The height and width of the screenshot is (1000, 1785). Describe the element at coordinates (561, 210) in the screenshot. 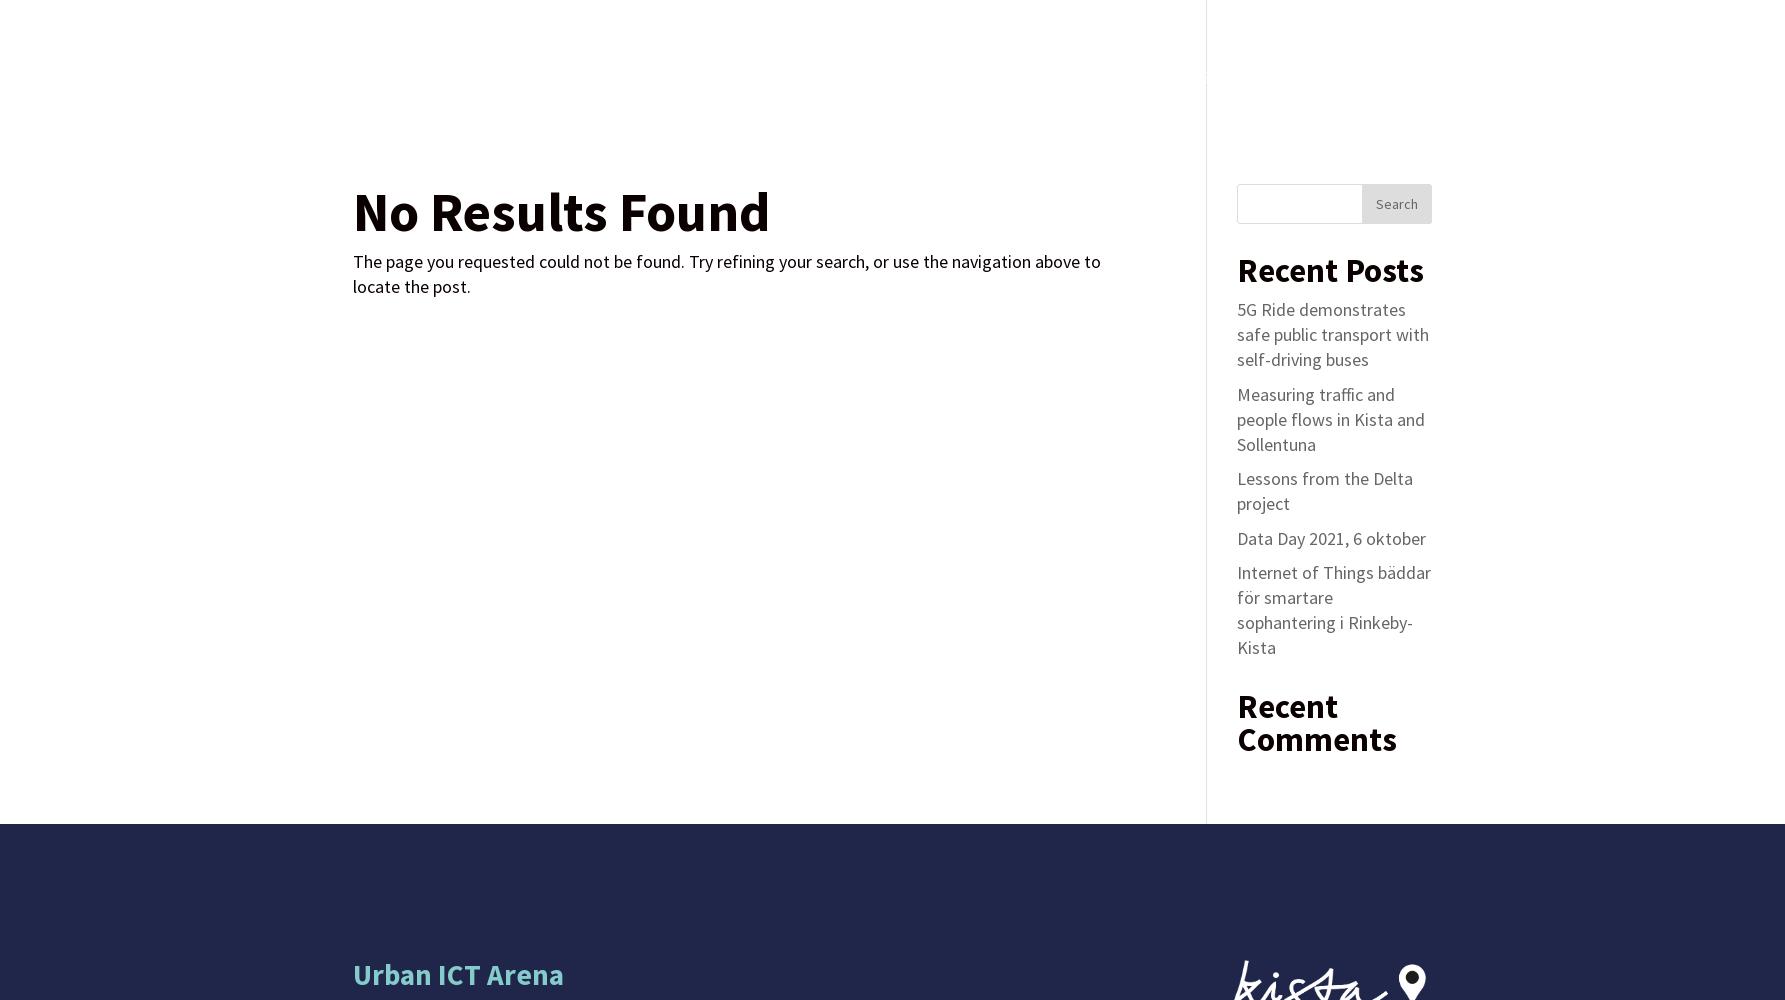

I see `'No Results Found'` at that location.